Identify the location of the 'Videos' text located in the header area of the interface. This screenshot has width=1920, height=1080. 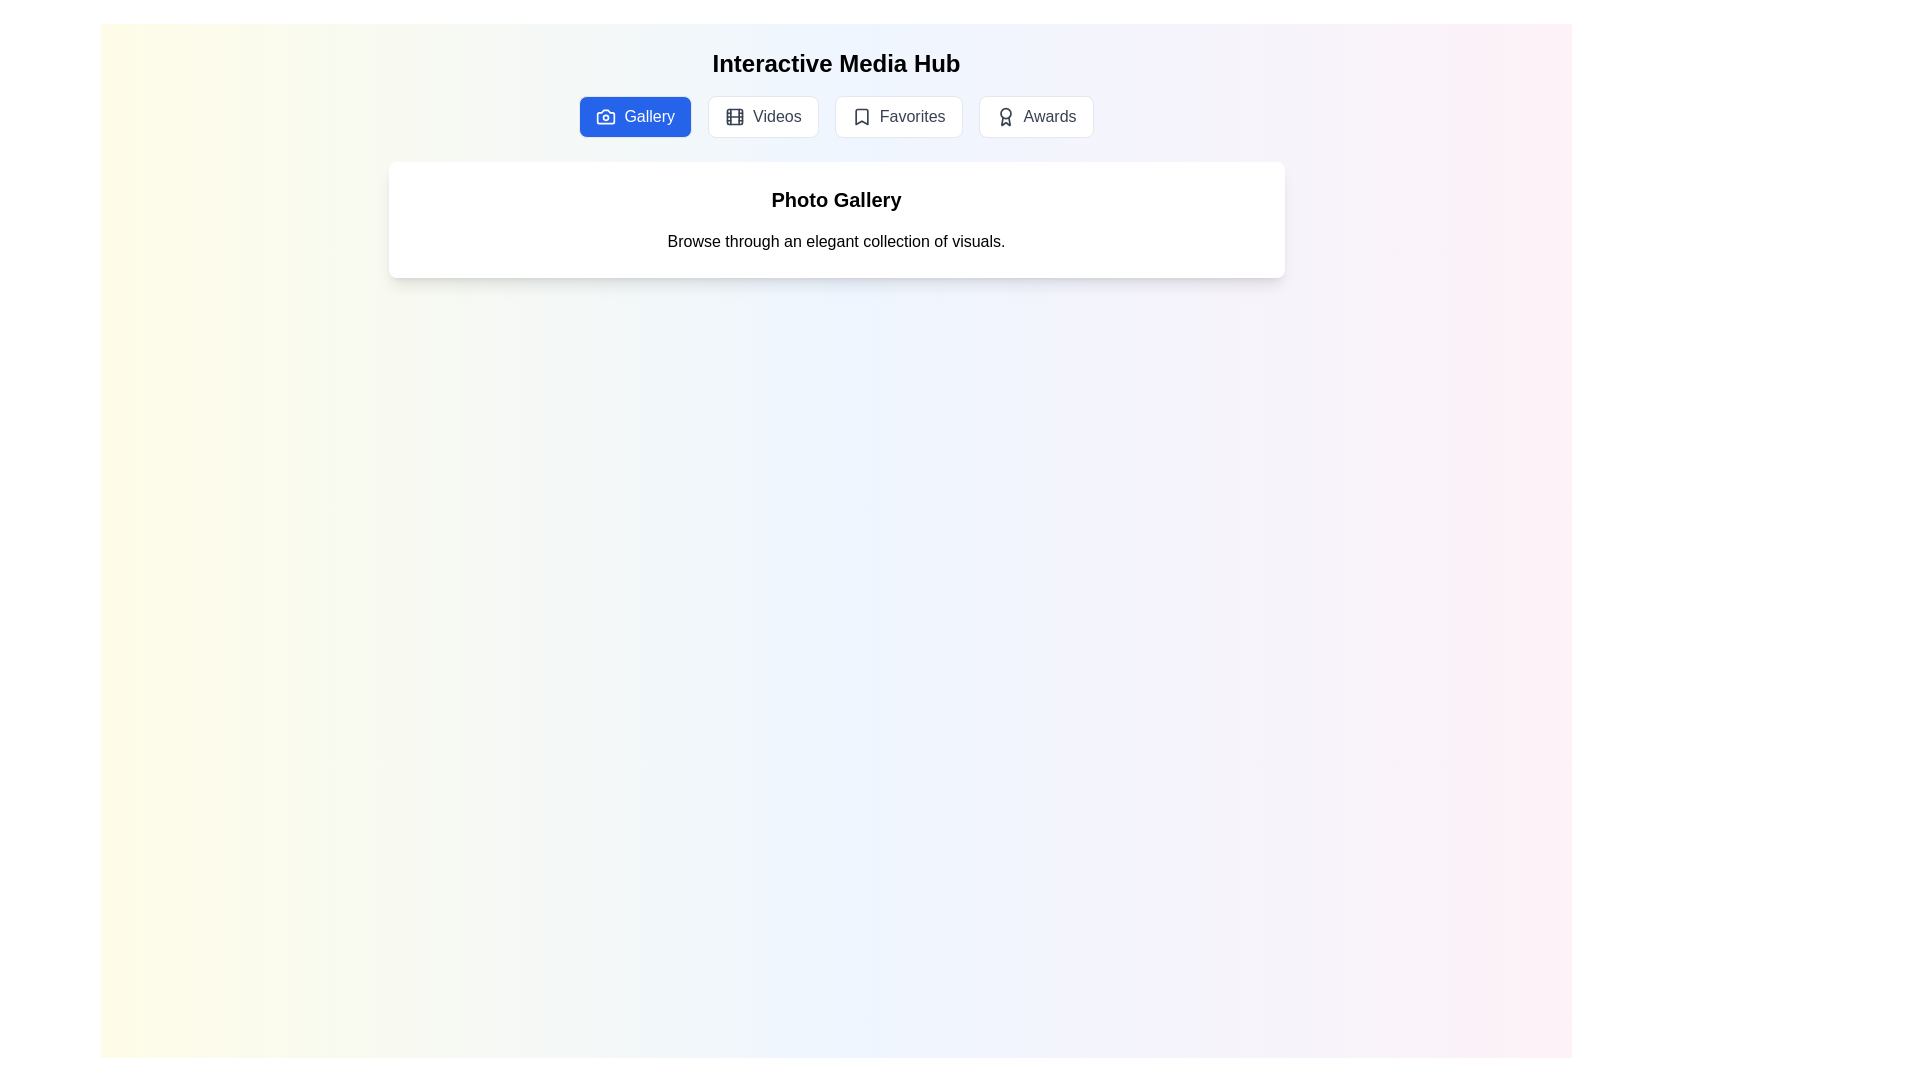
(776, 116).